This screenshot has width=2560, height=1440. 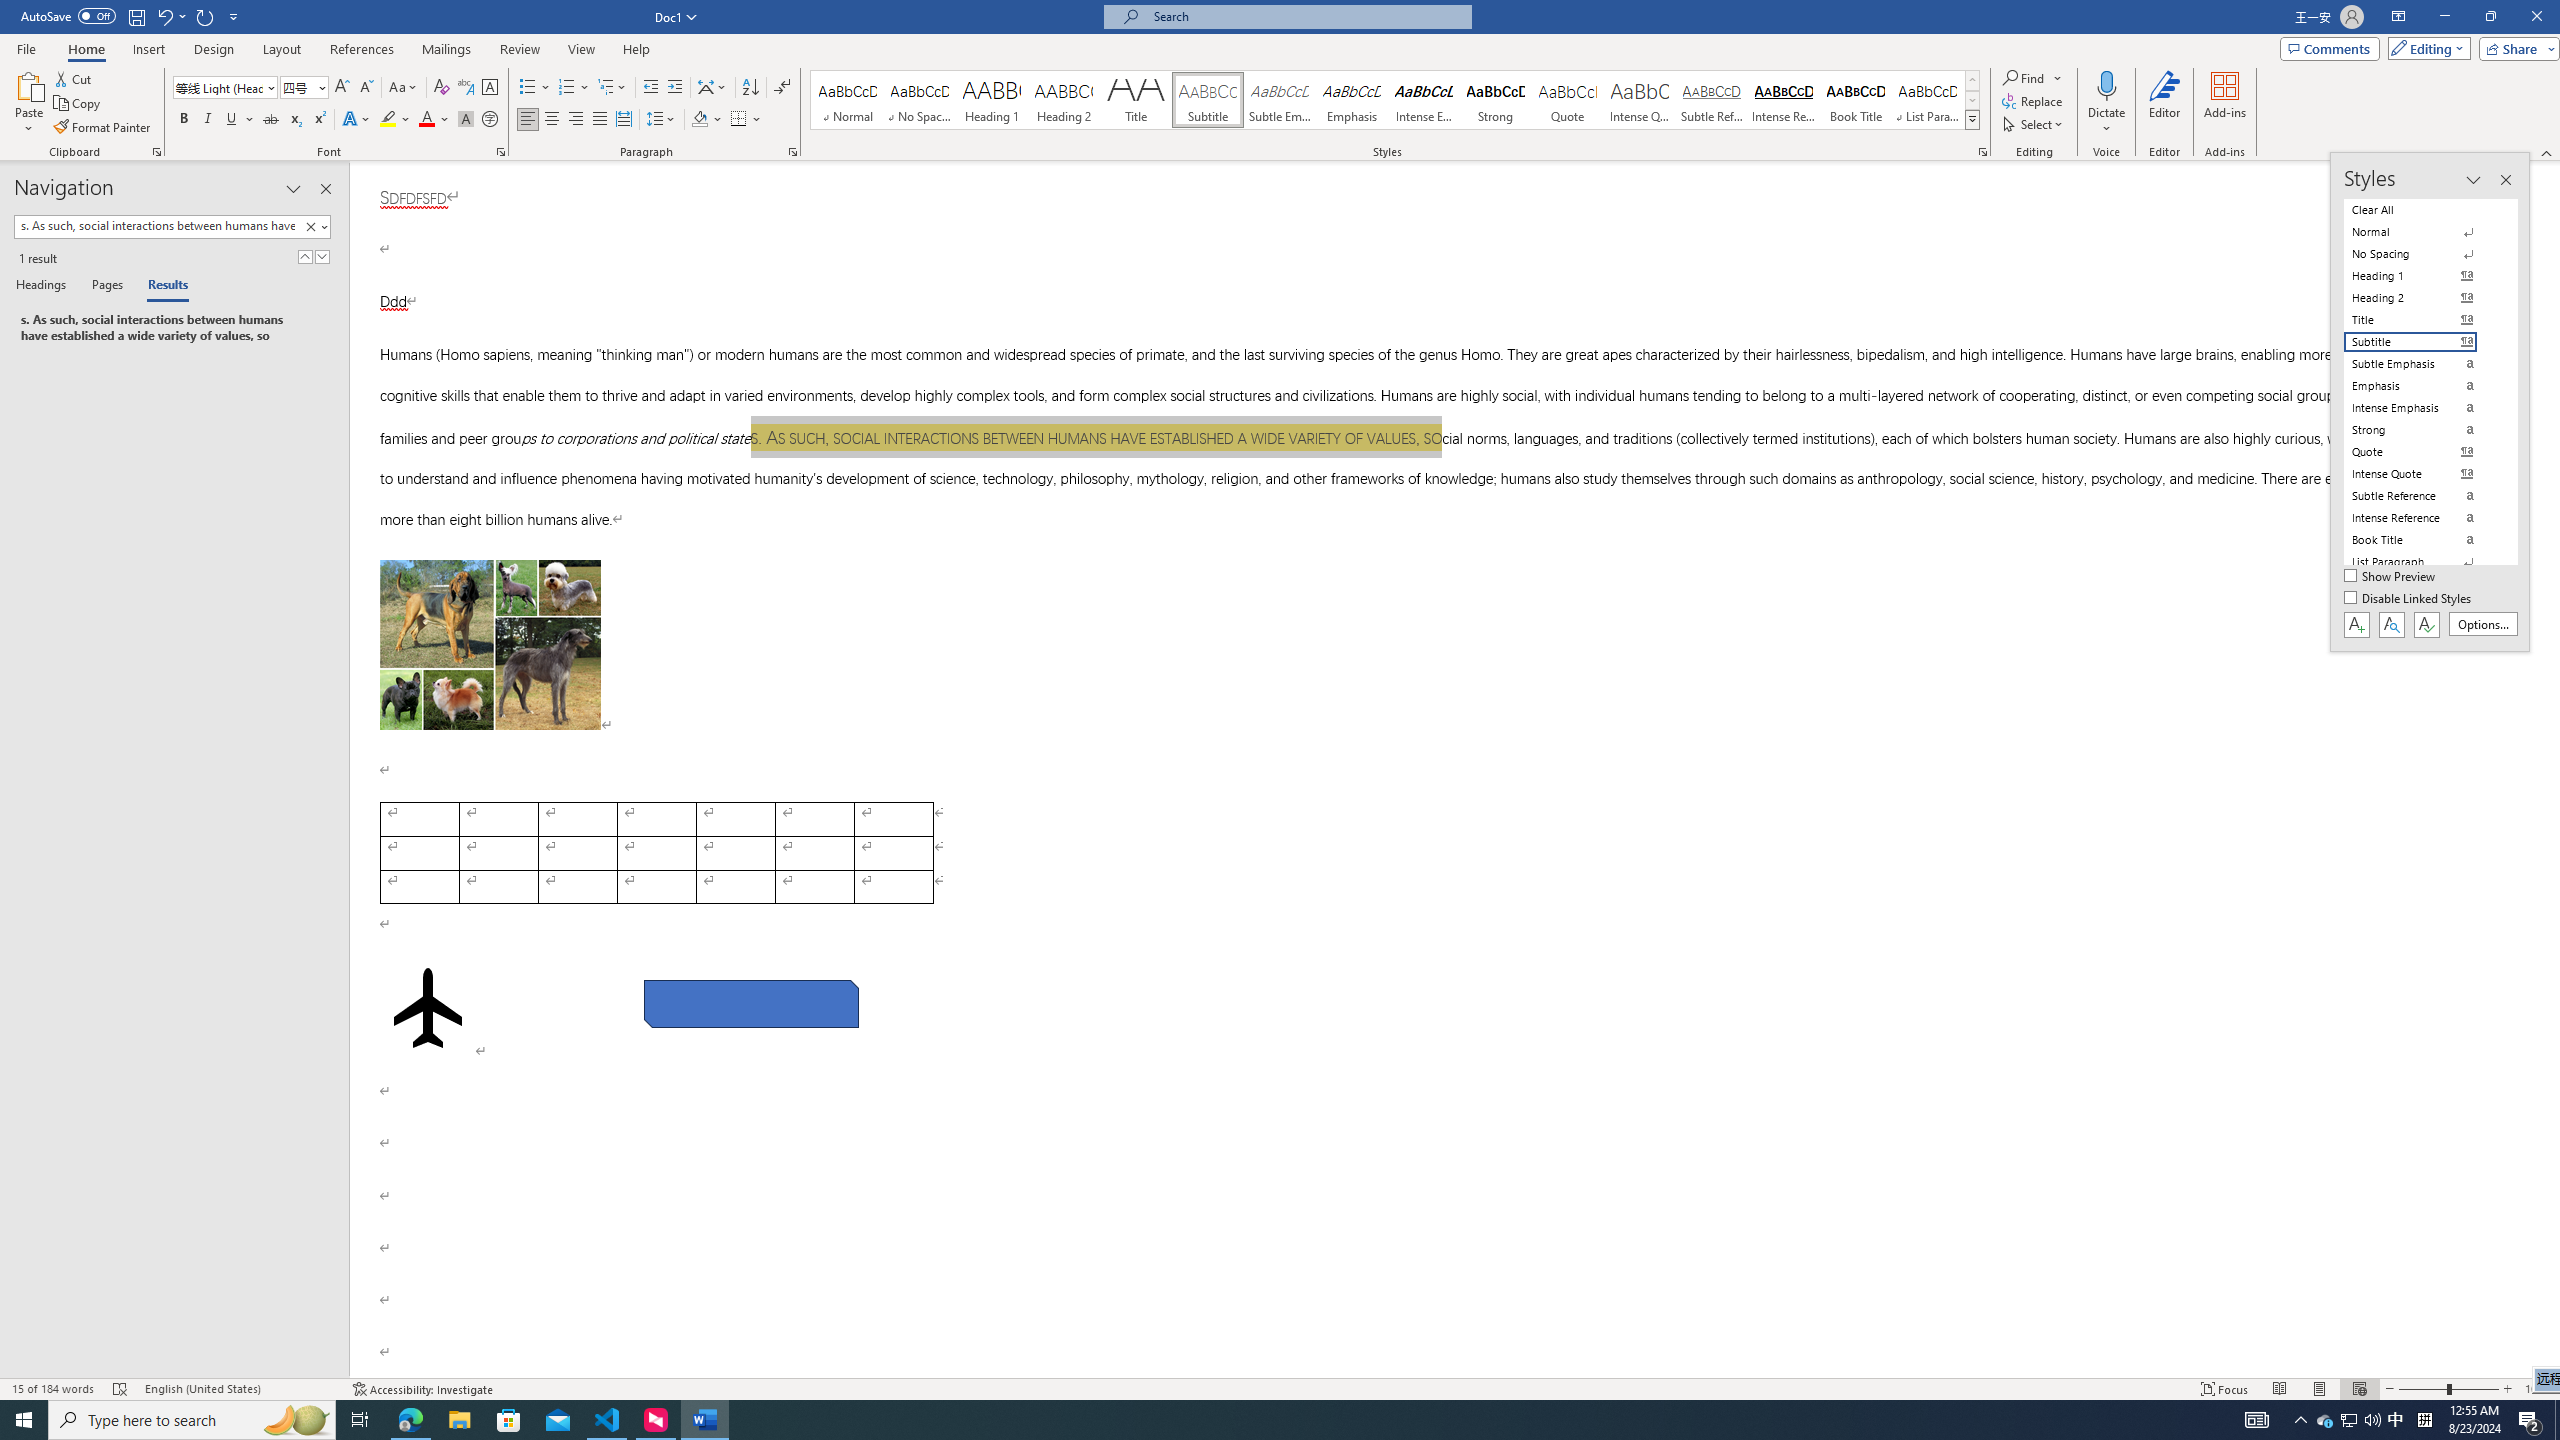 I want to click on 'System', so click(x=11, y=9).